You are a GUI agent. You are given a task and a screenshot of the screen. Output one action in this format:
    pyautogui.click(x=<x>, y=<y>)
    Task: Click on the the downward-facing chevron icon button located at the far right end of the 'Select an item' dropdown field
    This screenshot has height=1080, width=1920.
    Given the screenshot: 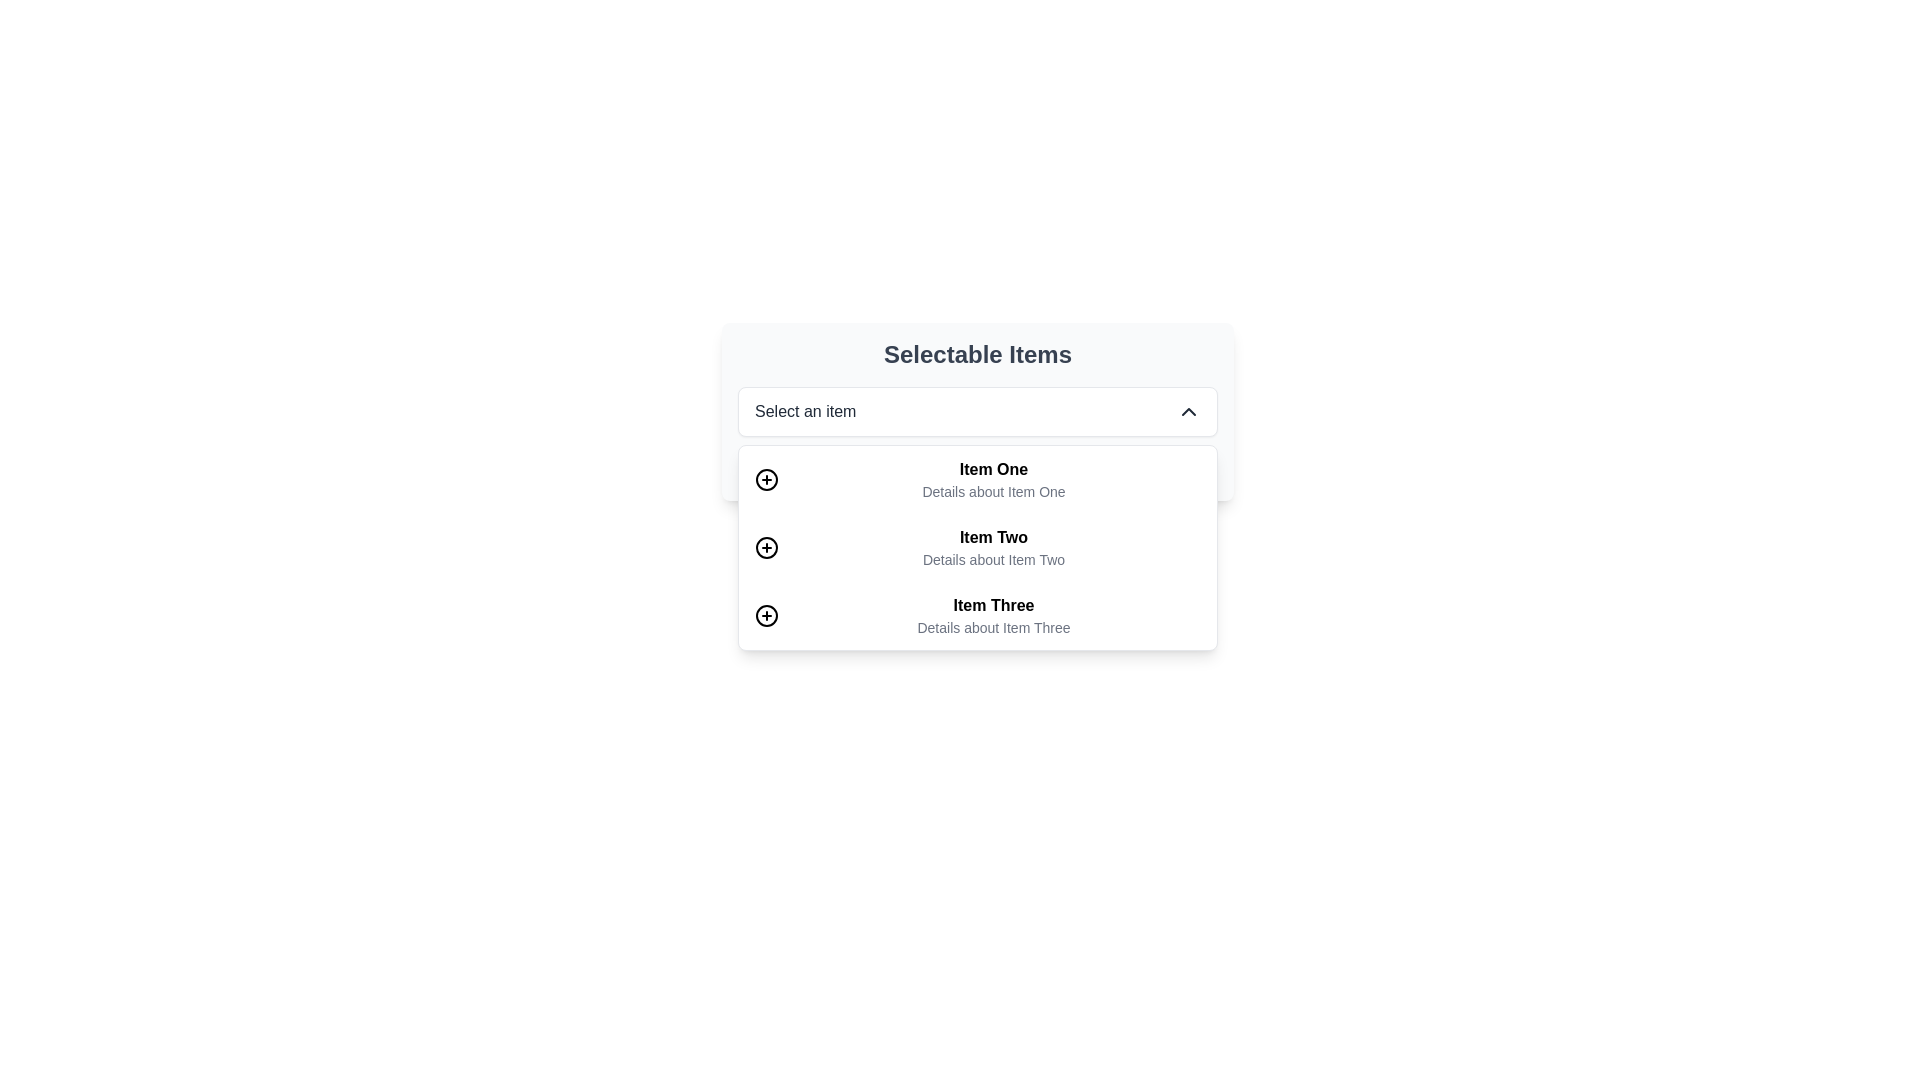 What is the action you would take?
    pyautogui.click(x=1189, y=411)
    